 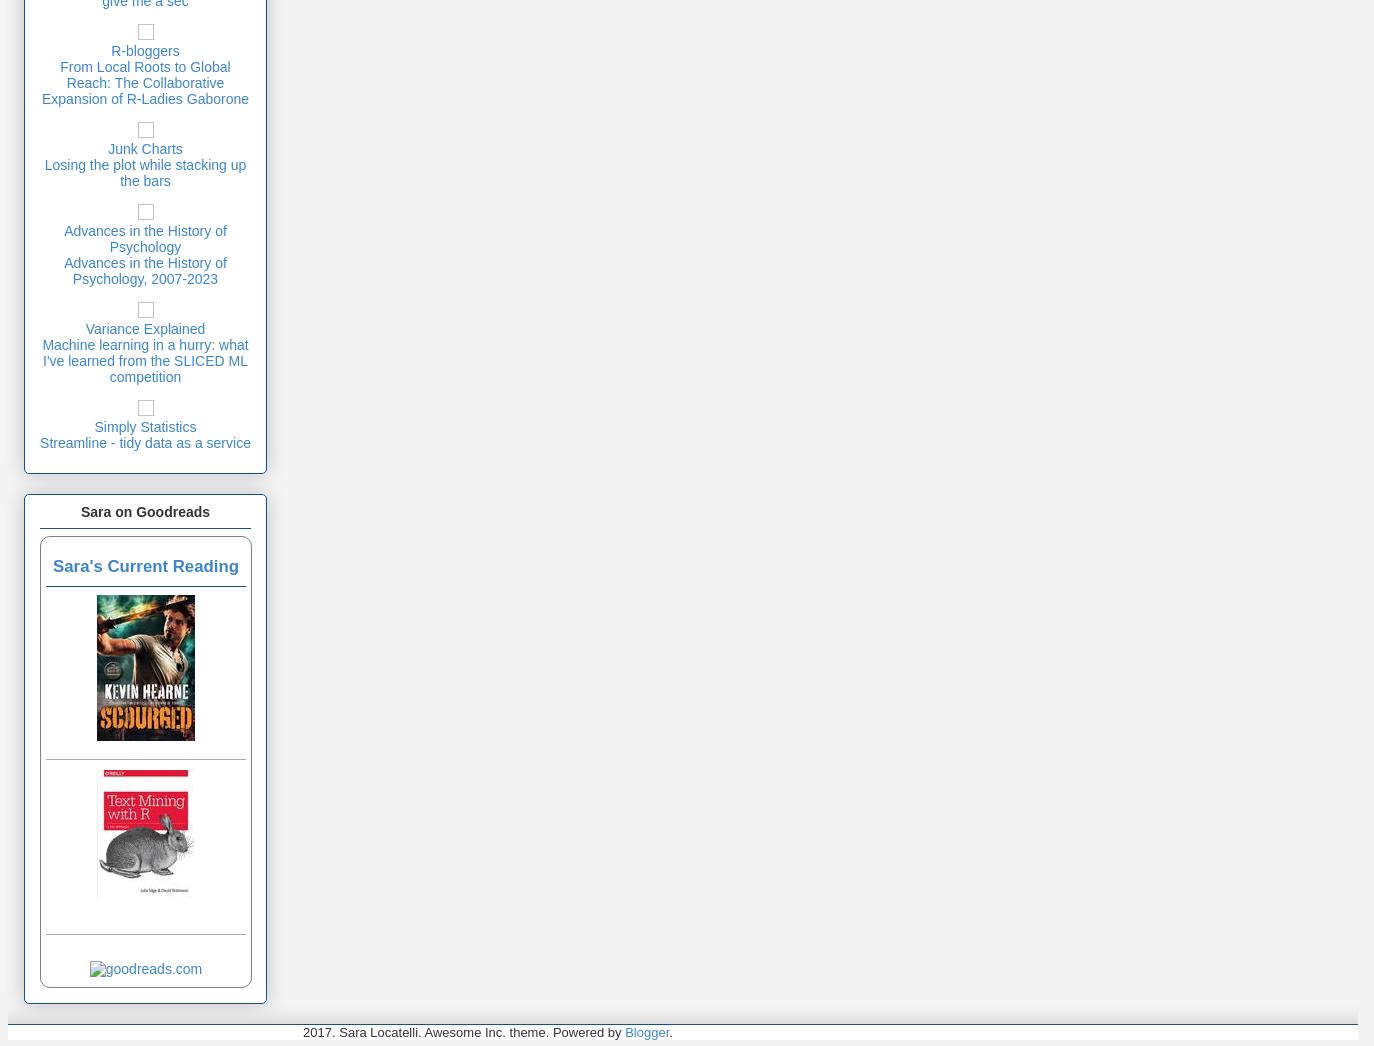 What do you see at coordinates (143, 510) in the screenshot?
I see `'Sara on Goodreads'` at bounding box center [143, 510].